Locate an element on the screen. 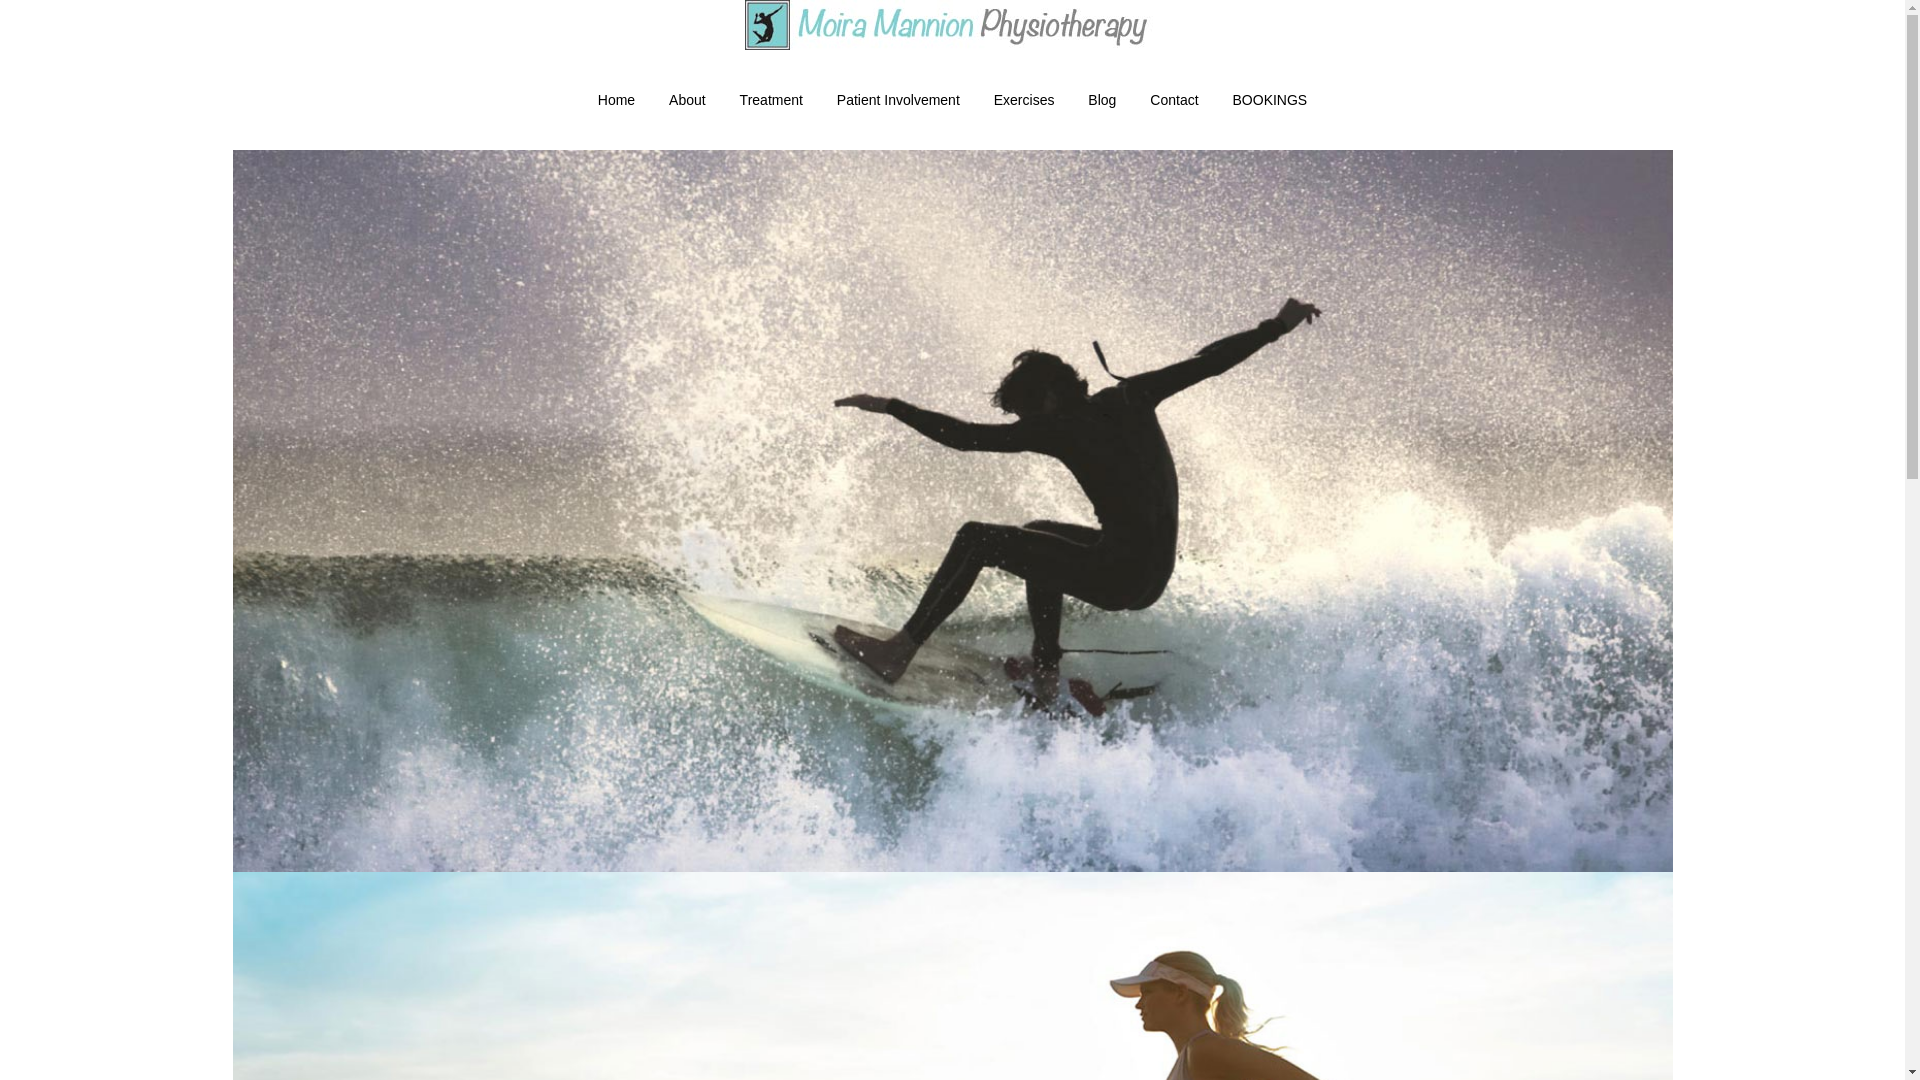 The height and width of the screenshot is (1080, 1920). 'Exercises' is located at coordinates (1024, 100).